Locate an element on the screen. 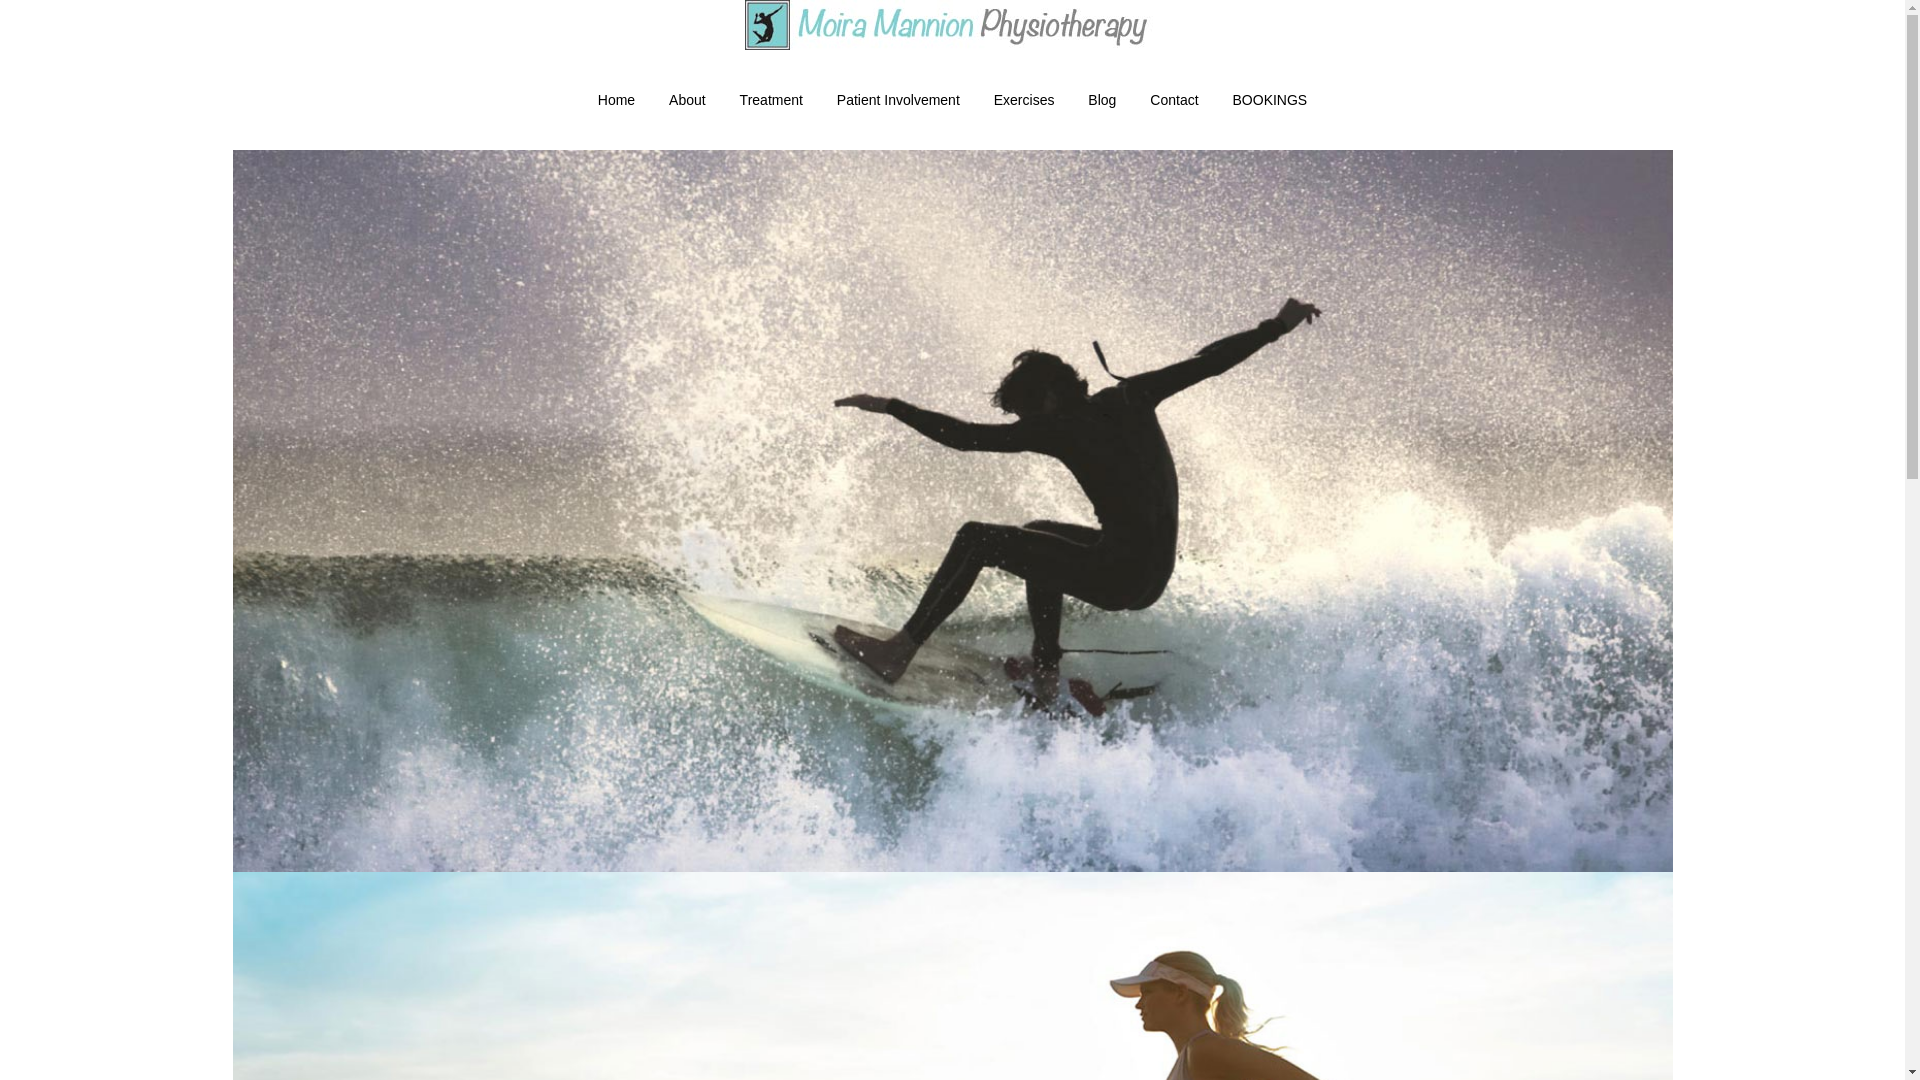 The height and width of the screenshot is (1080, 1920). 'Exercises' is located at coordinates (1024, 100).